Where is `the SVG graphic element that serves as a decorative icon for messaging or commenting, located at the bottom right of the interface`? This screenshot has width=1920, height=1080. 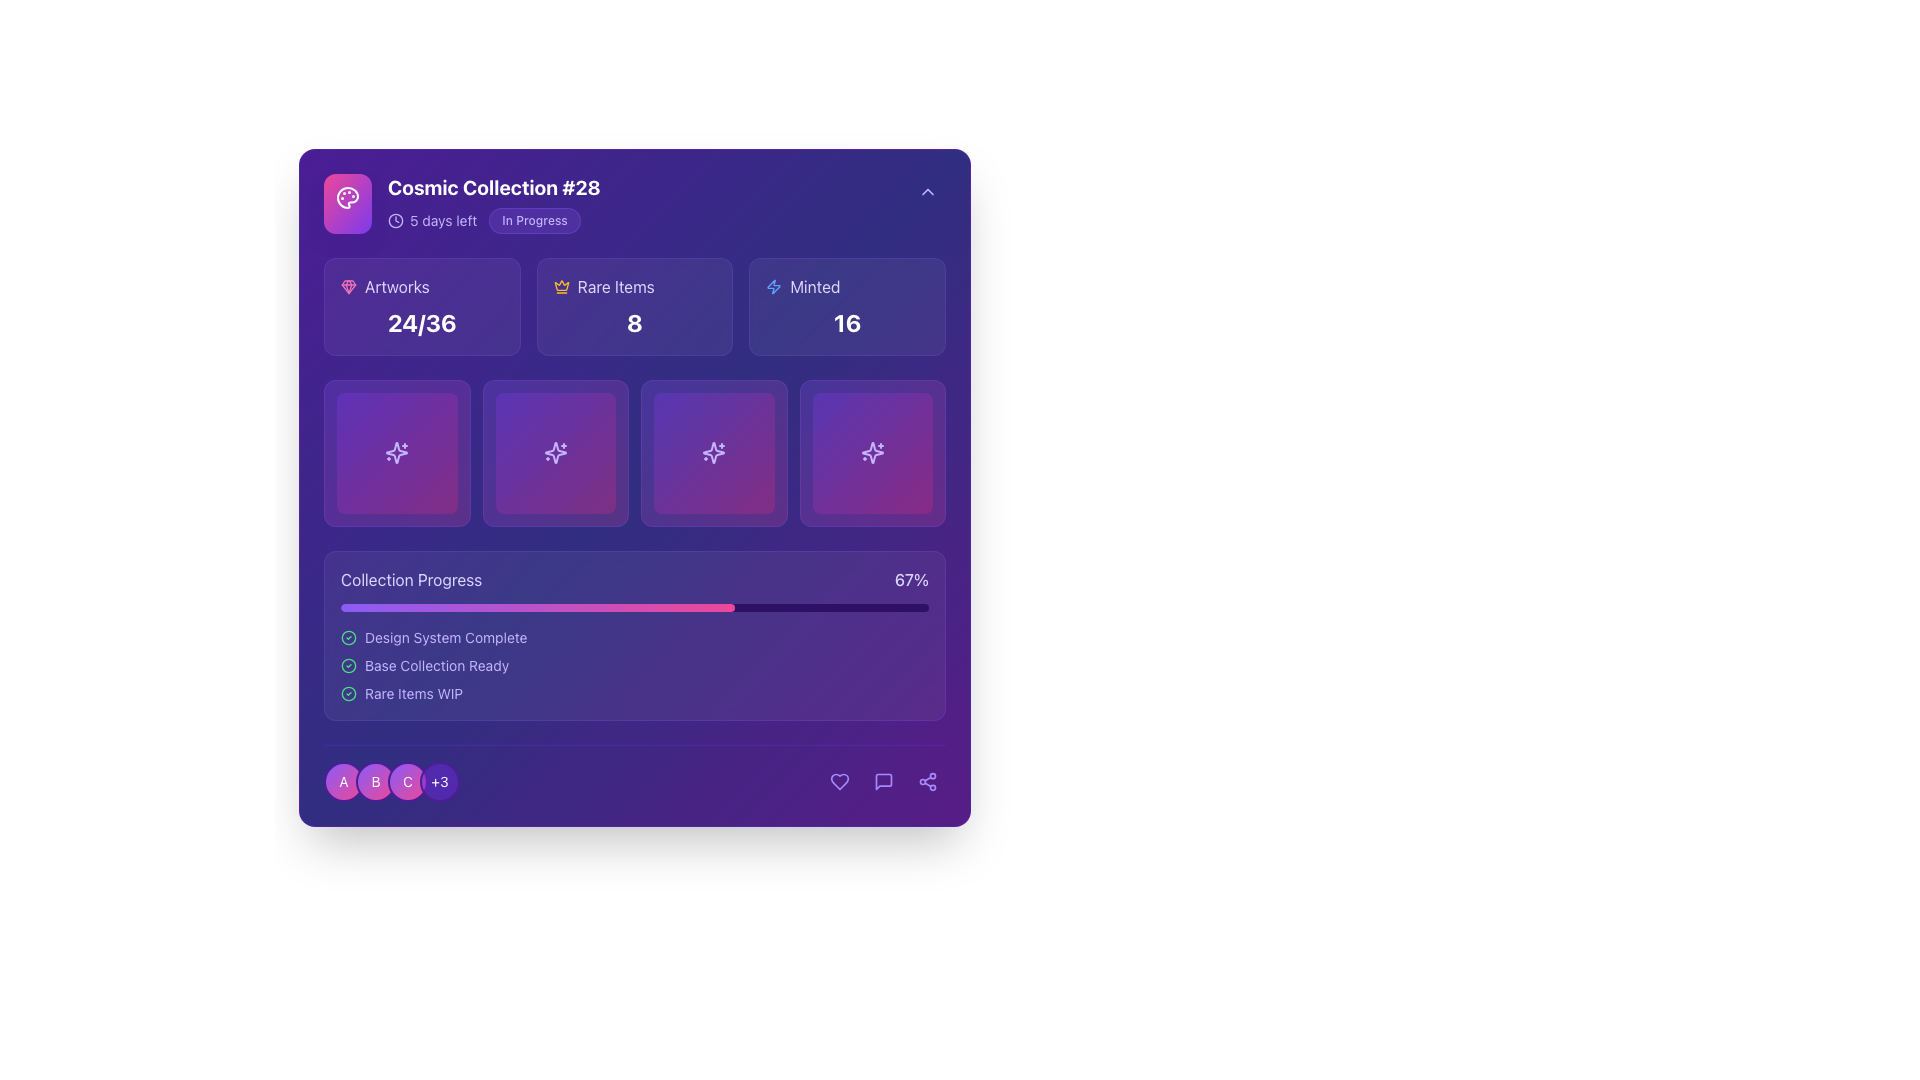 the SVG graphic element that serves as a decorative icon for messaging or commenting, located at the bottom right of the interface is located at coordinates (882, 780).